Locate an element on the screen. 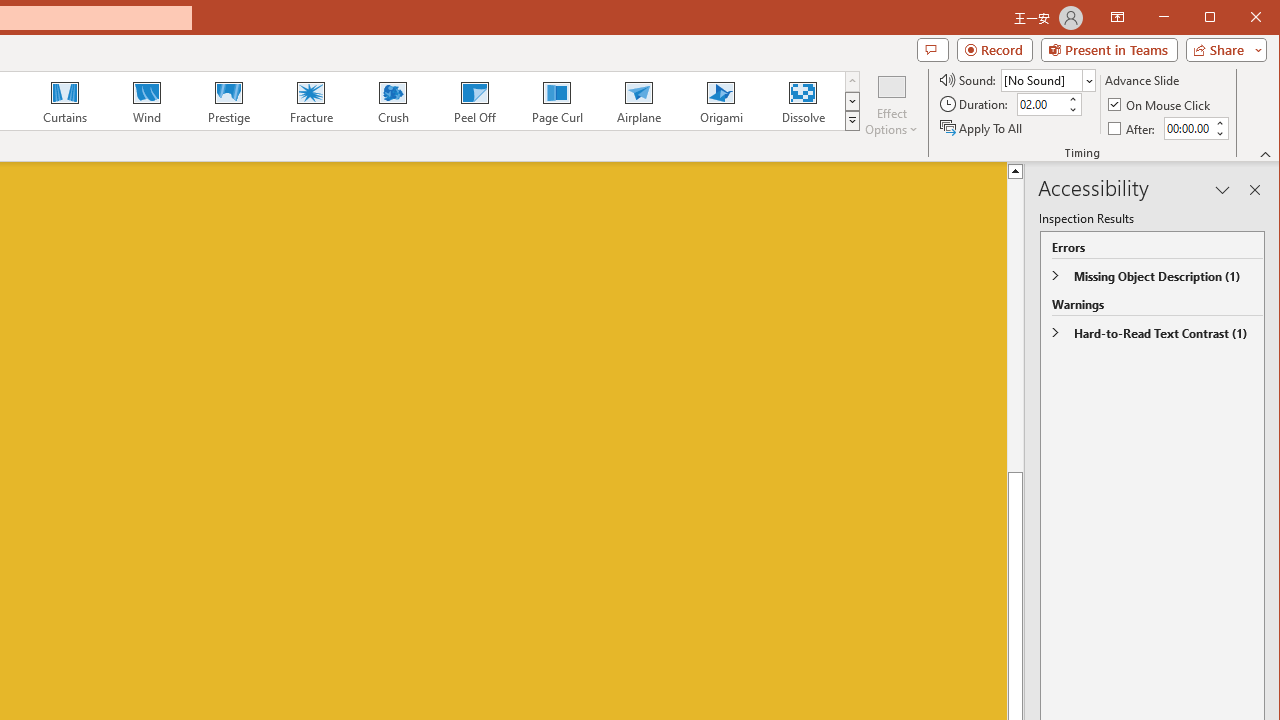  'Less' is located at coordinates (1218, 133).